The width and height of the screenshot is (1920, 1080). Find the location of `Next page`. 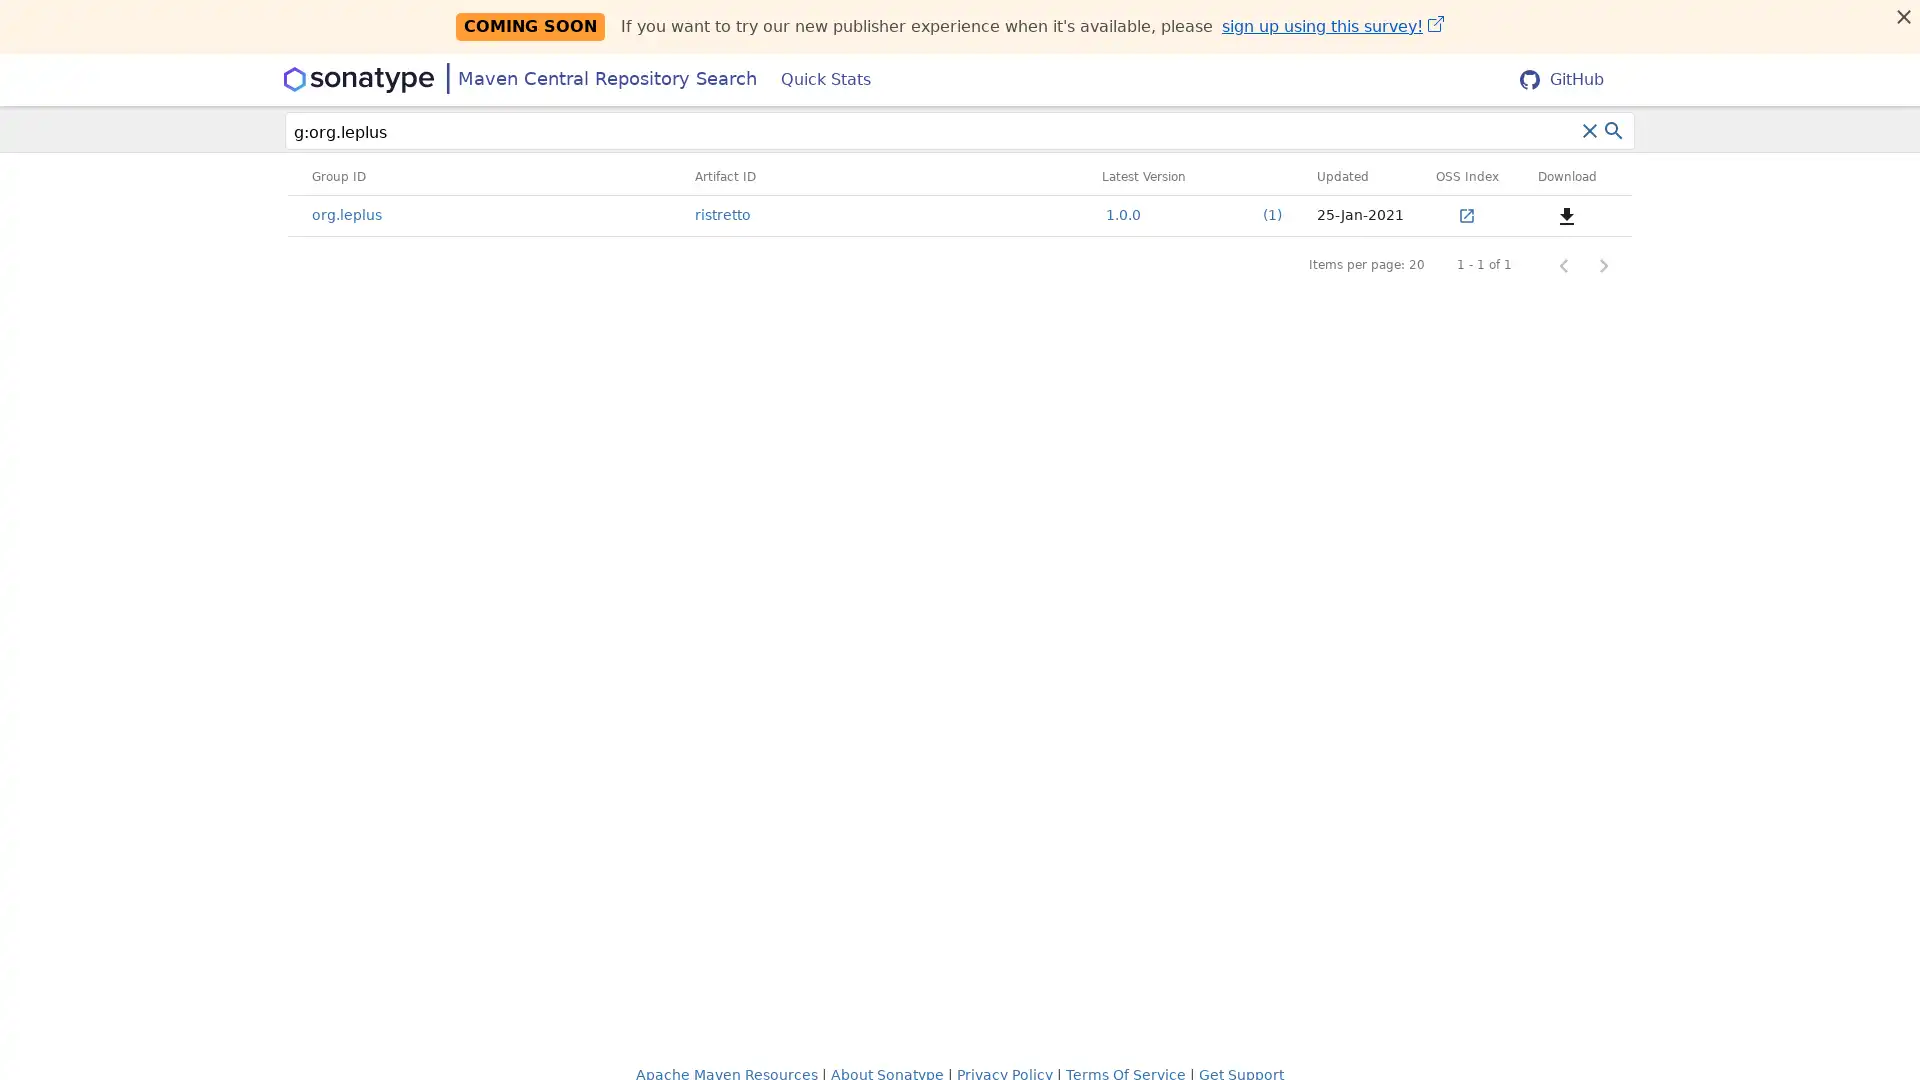

Next page is located at coordinates (1603, 262).